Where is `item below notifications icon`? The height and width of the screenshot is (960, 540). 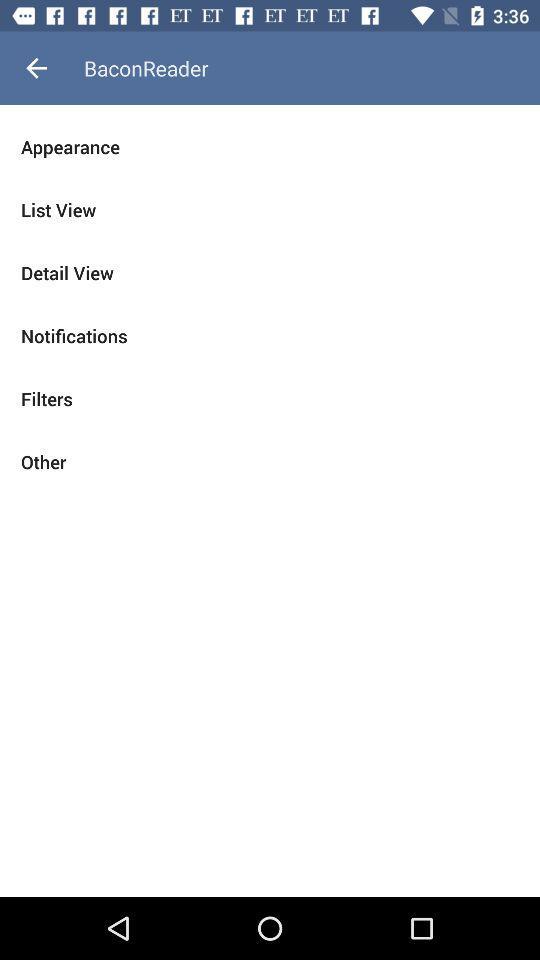
item below notifications icon is located at coordinates (270, 397).